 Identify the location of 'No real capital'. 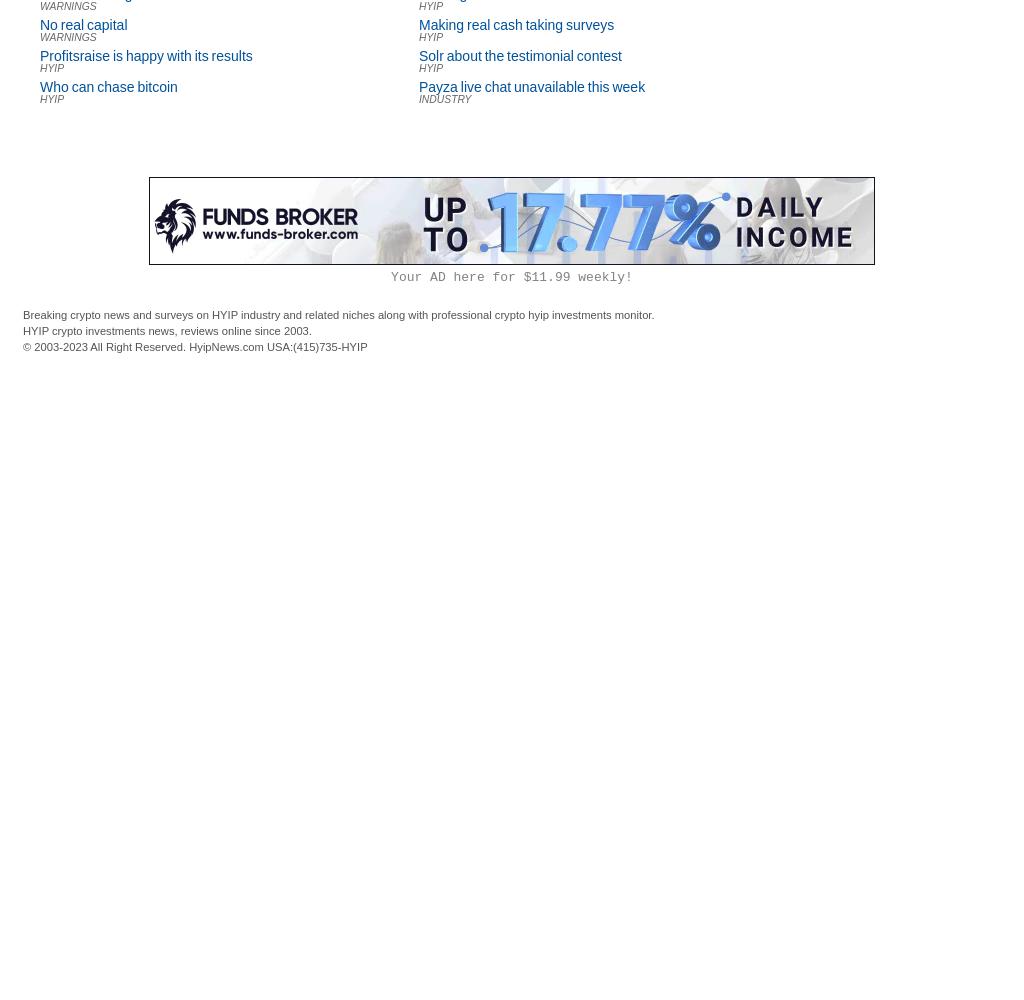
(82, 25).